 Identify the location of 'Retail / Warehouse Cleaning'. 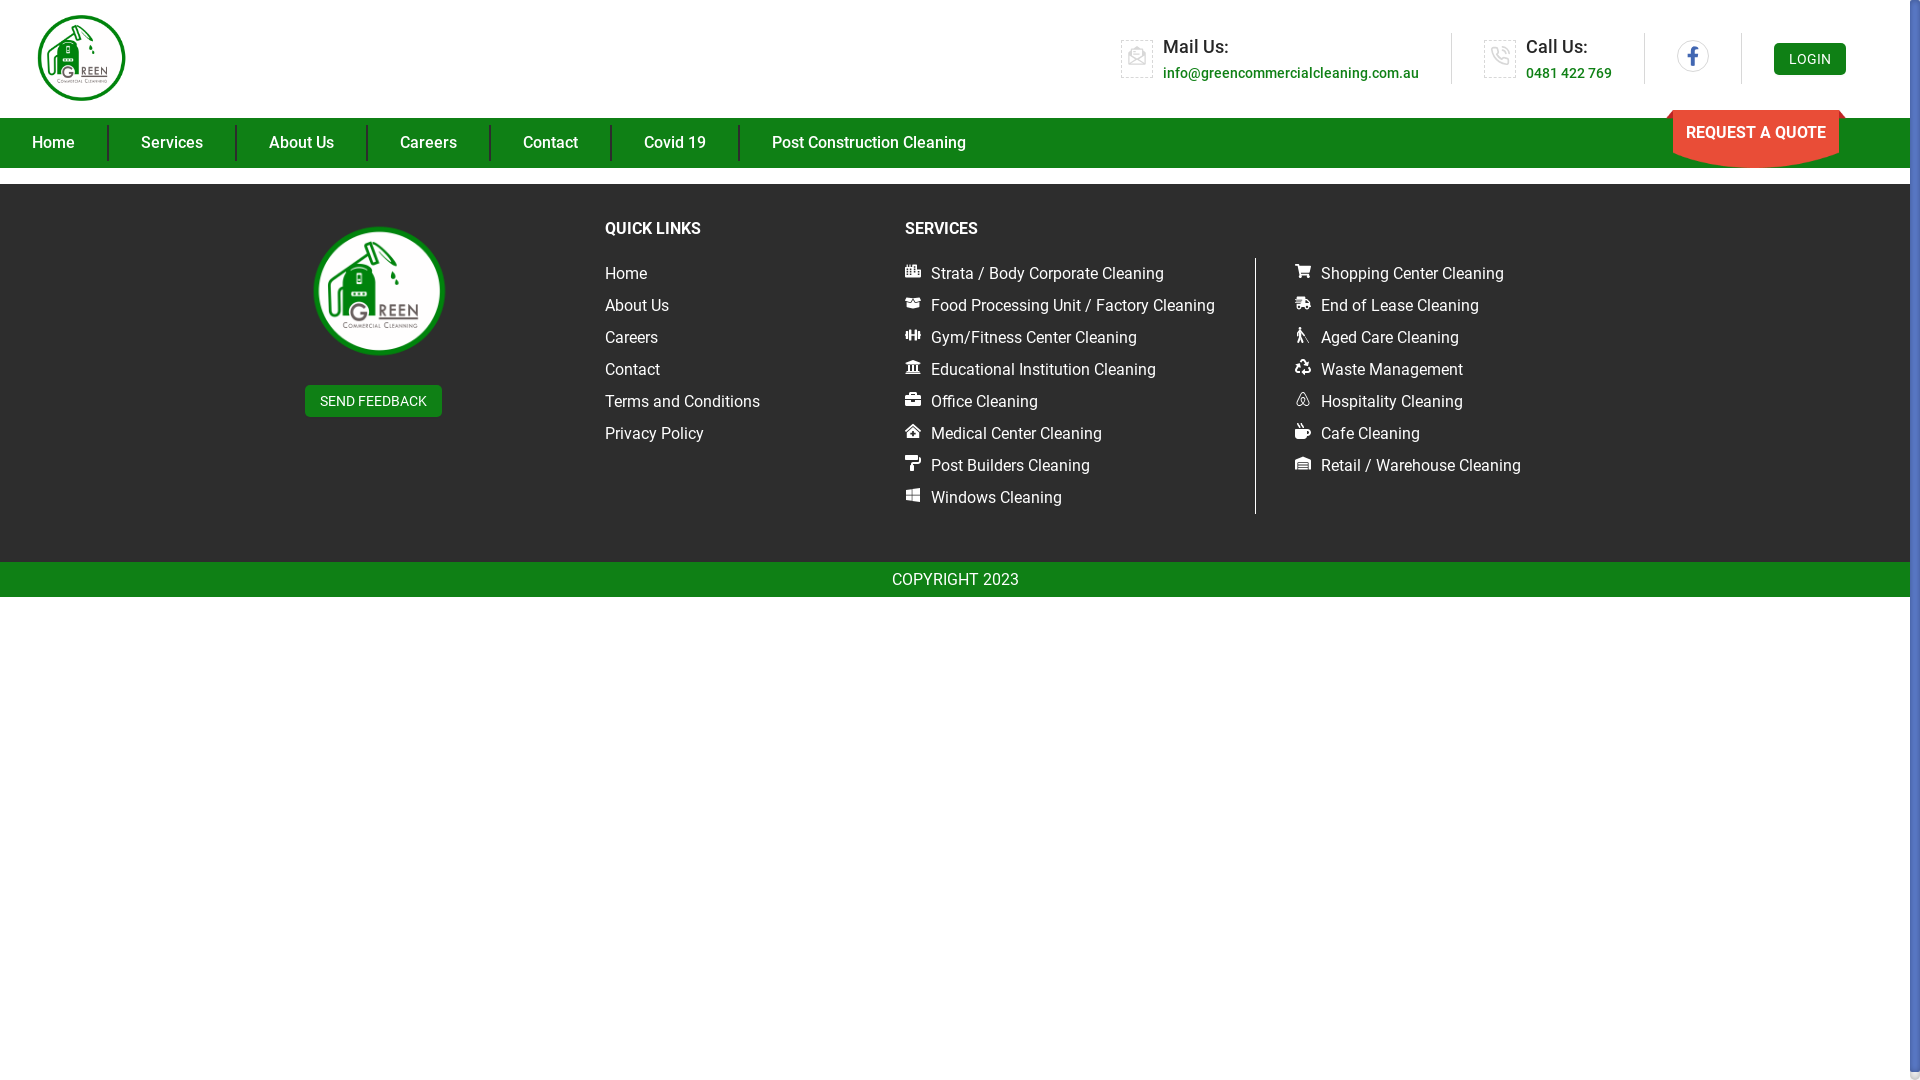
(1406, 465).